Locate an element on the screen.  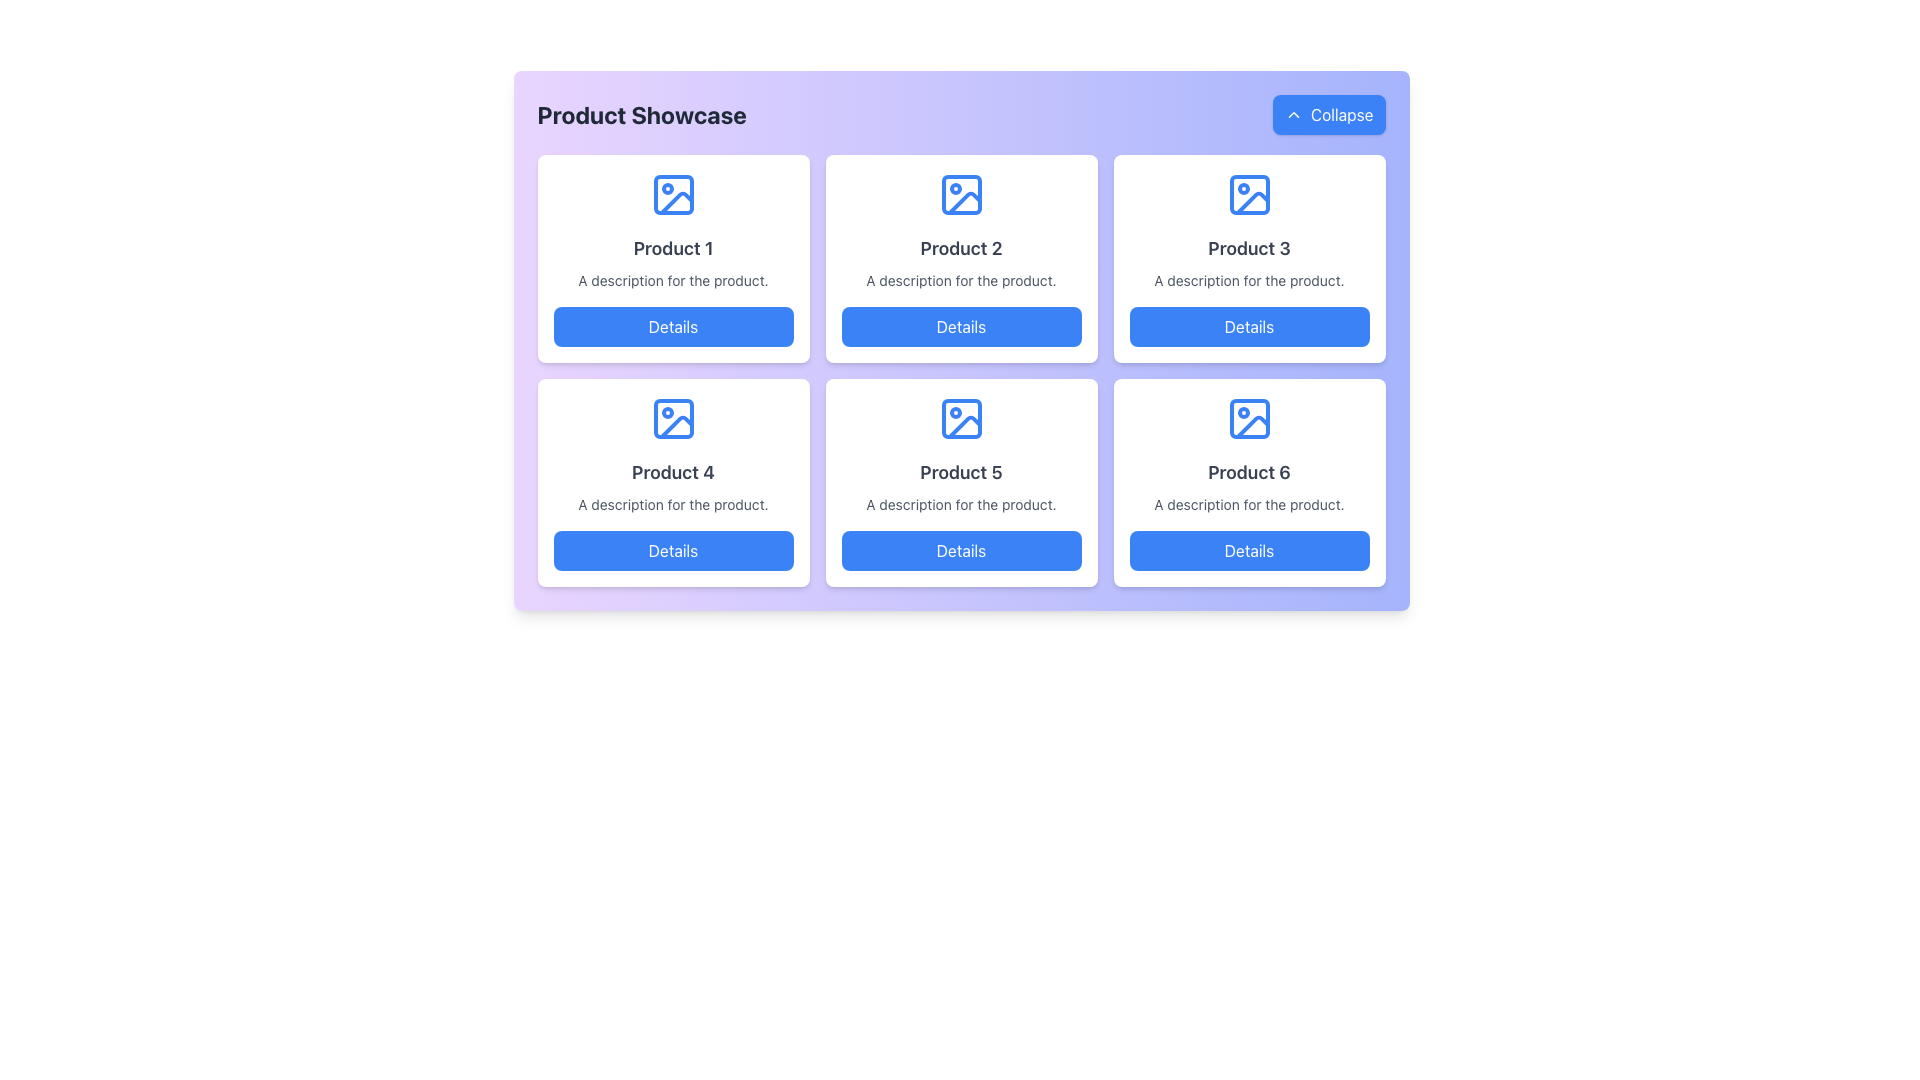
the button associated with 'Product 2' to fetch more information about the product is located at coordinates (961, 326).